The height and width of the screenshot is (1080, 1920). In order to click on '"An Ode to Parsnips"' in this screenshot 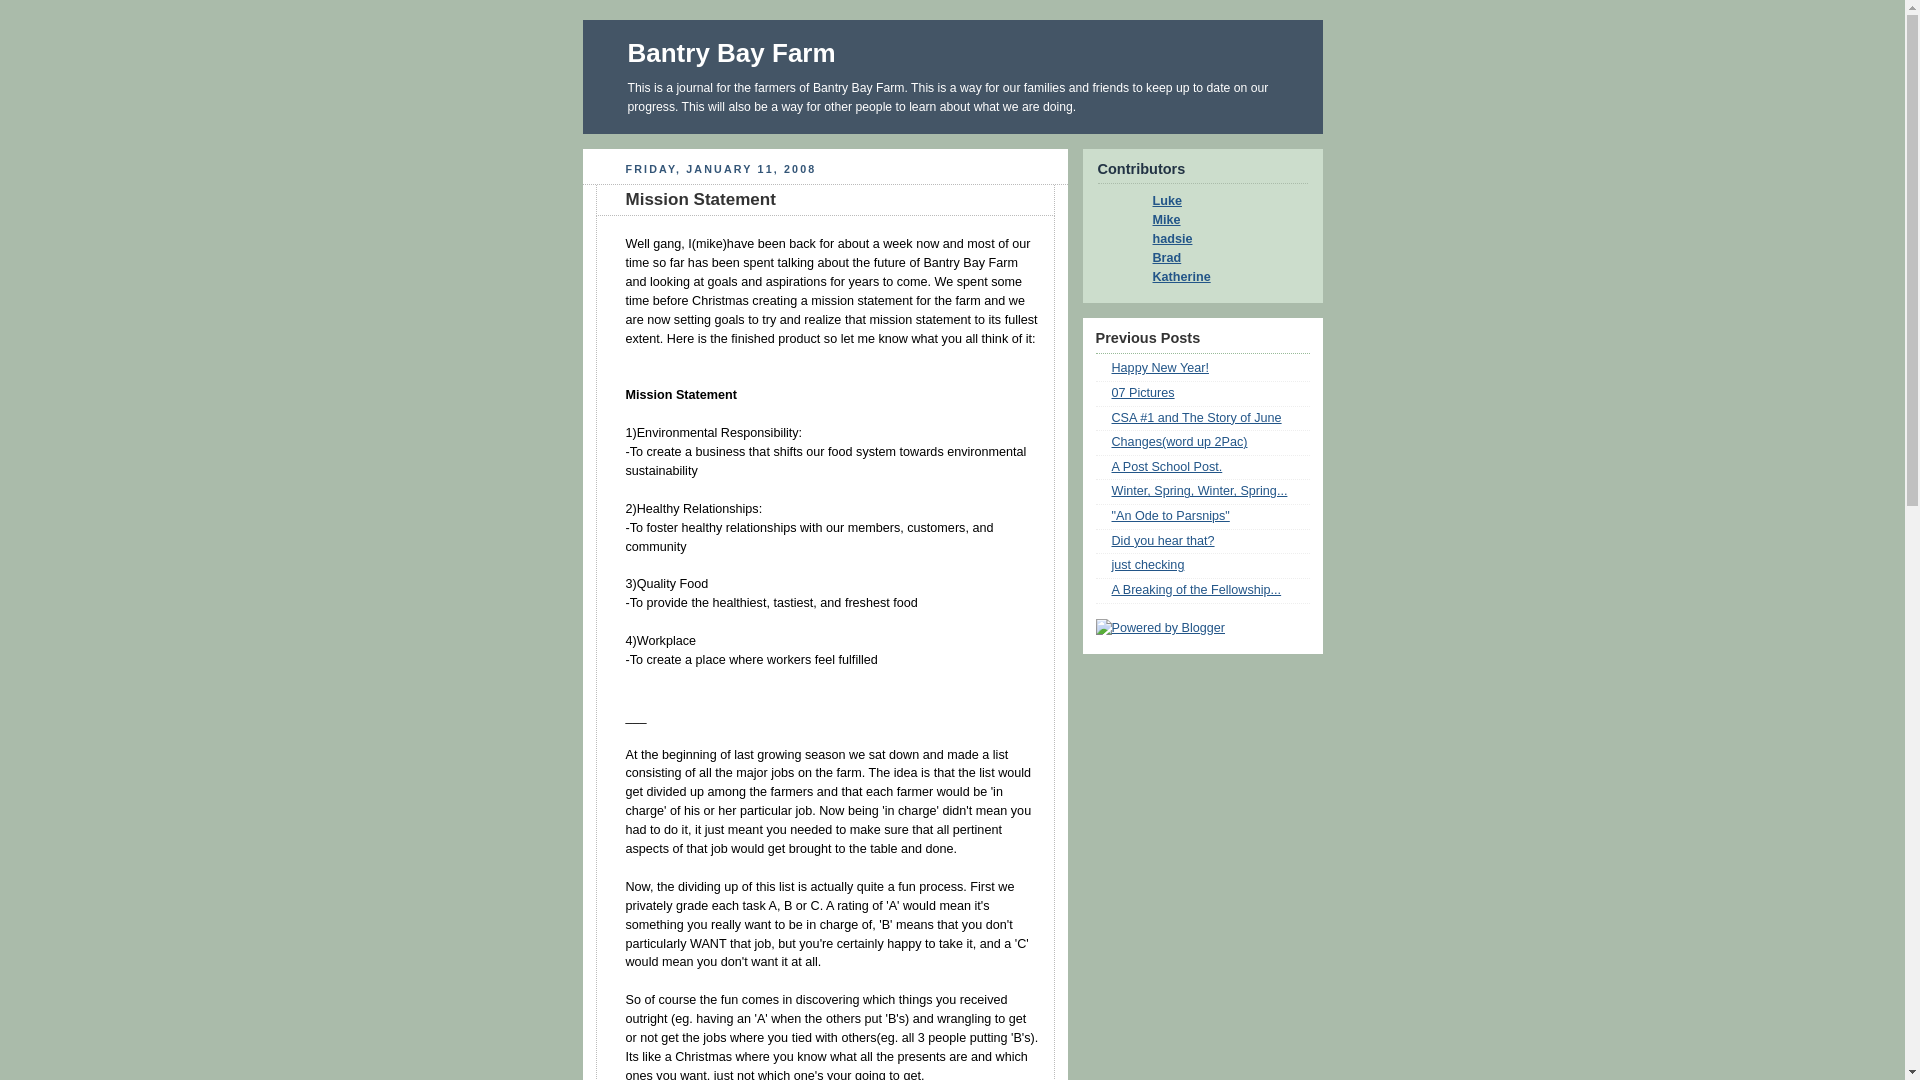, I will do `click(1171, 515)`.